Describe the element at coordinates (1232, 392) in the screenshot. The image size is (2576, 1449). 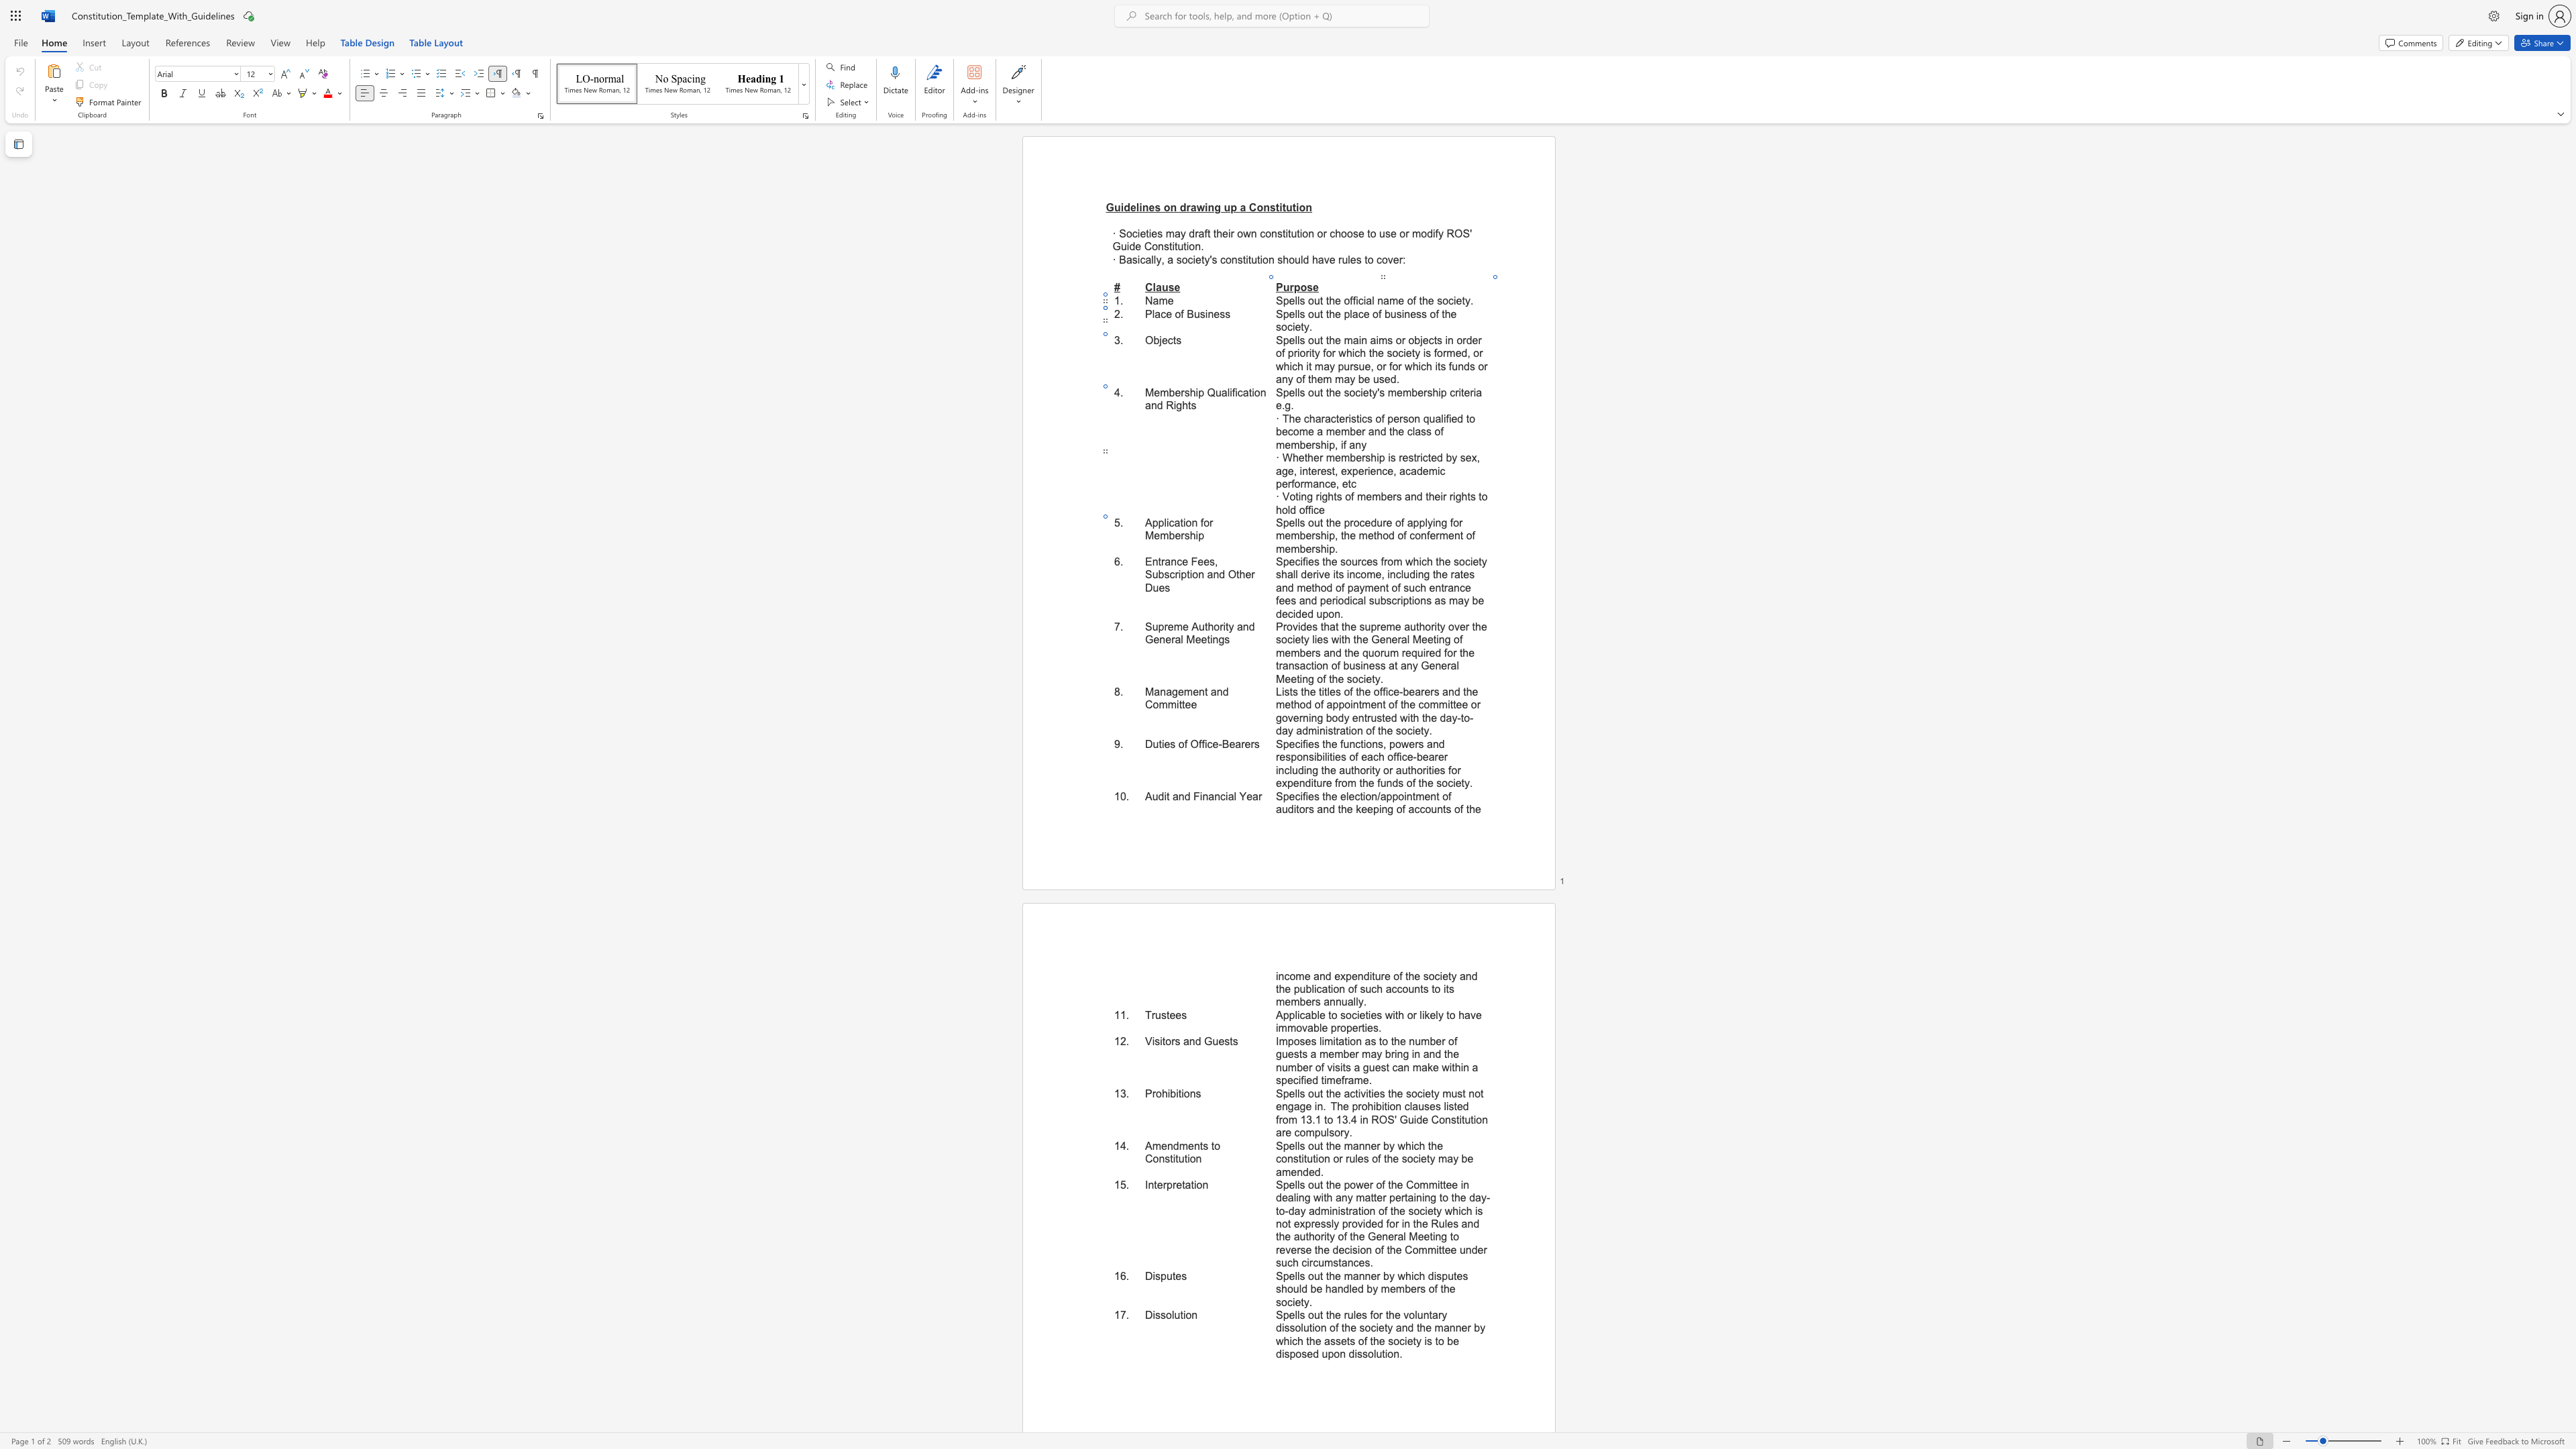
I see `the 1th character "f" in the text` at that location.